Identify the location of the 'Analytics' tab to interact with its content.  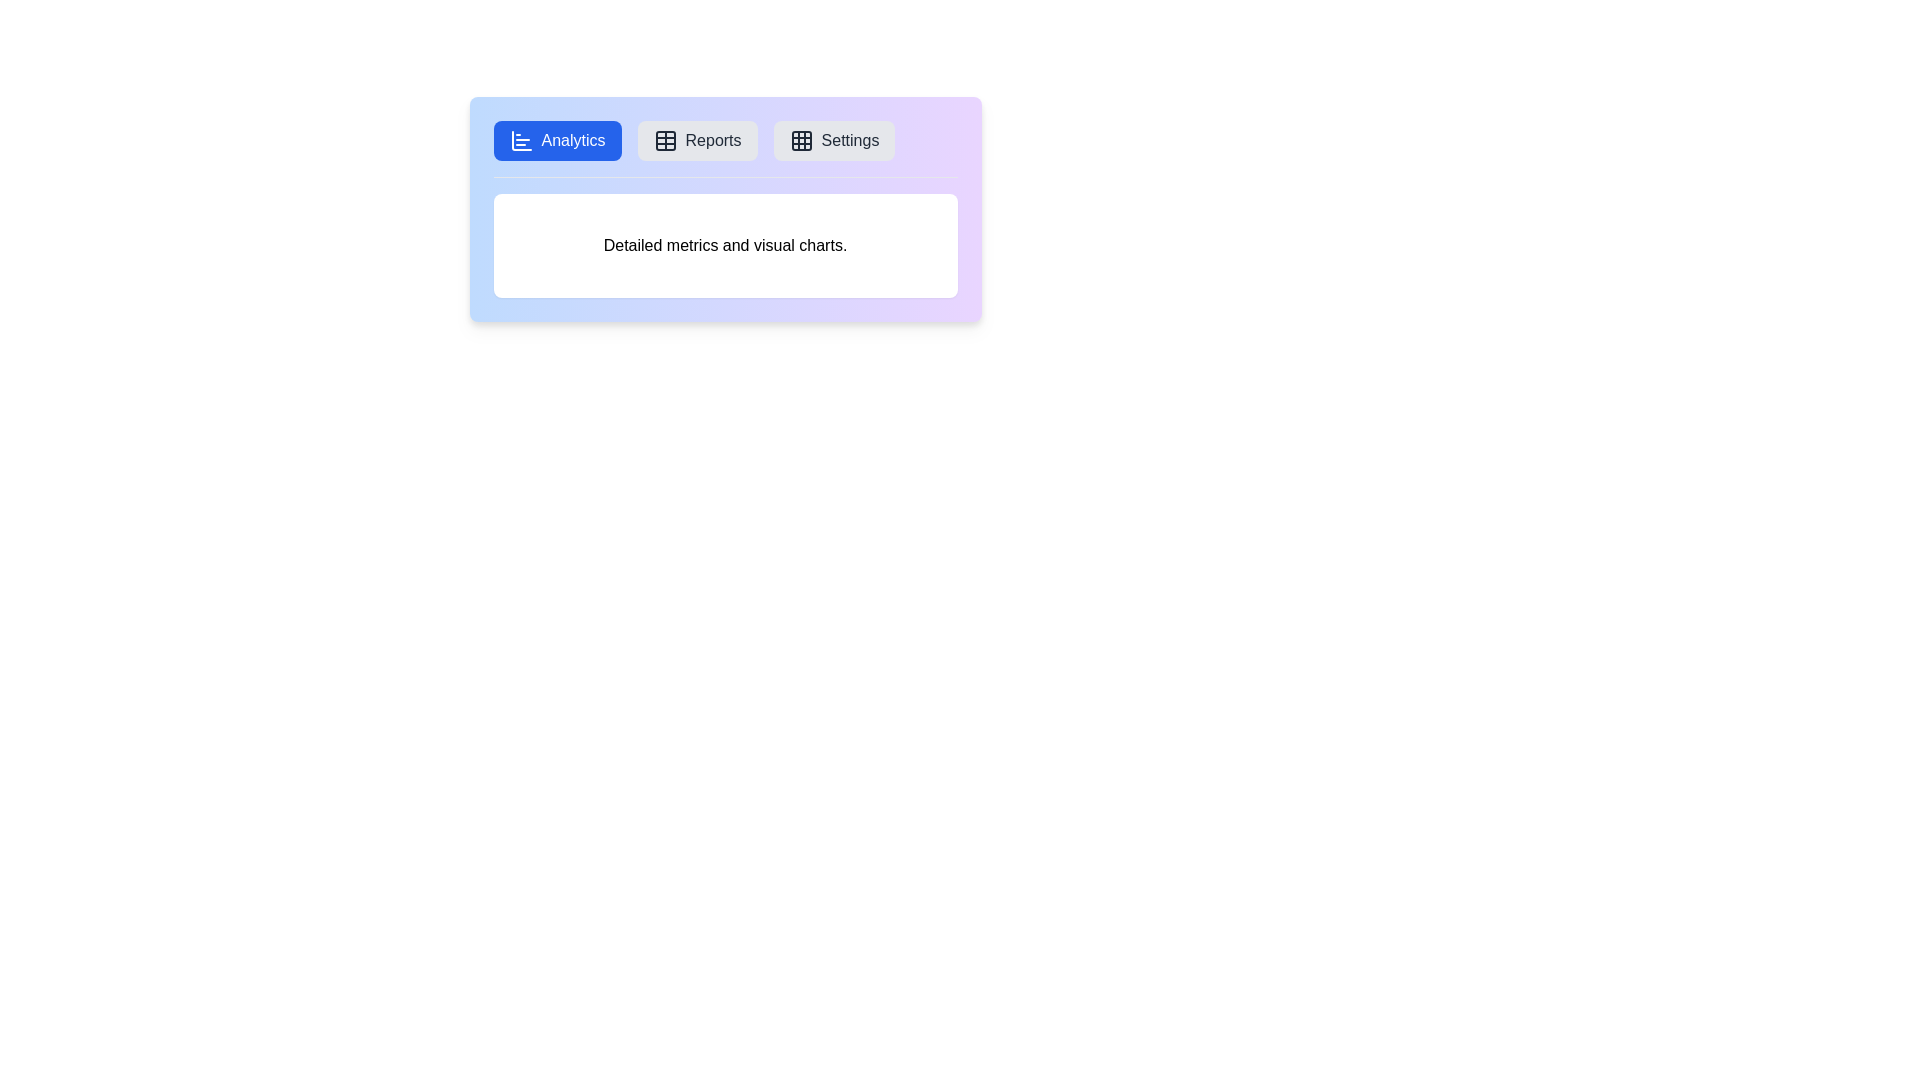
(556, 140).